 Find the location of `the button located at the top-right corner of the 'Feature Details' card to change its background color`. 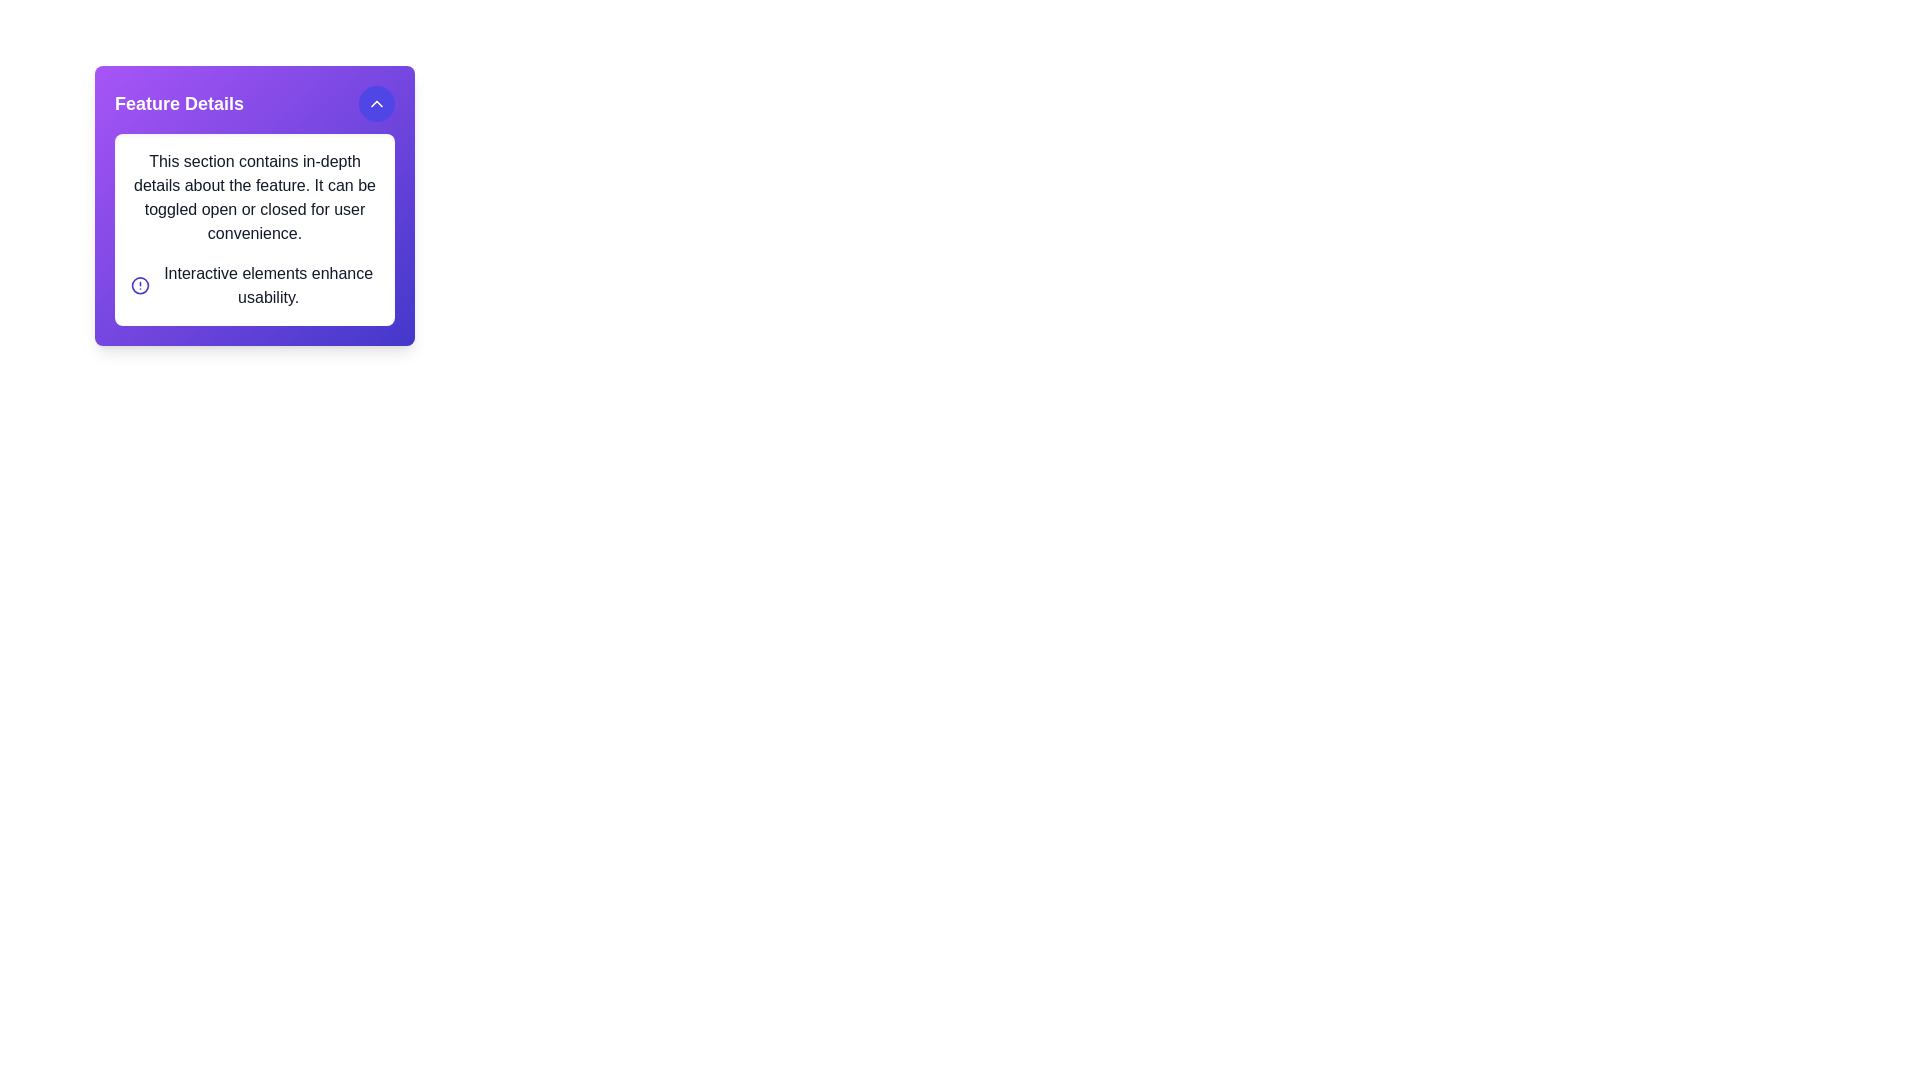

the button located at the top-right corner of the 'Feature Details' card to change its background color is located at coordinates (377, 104).